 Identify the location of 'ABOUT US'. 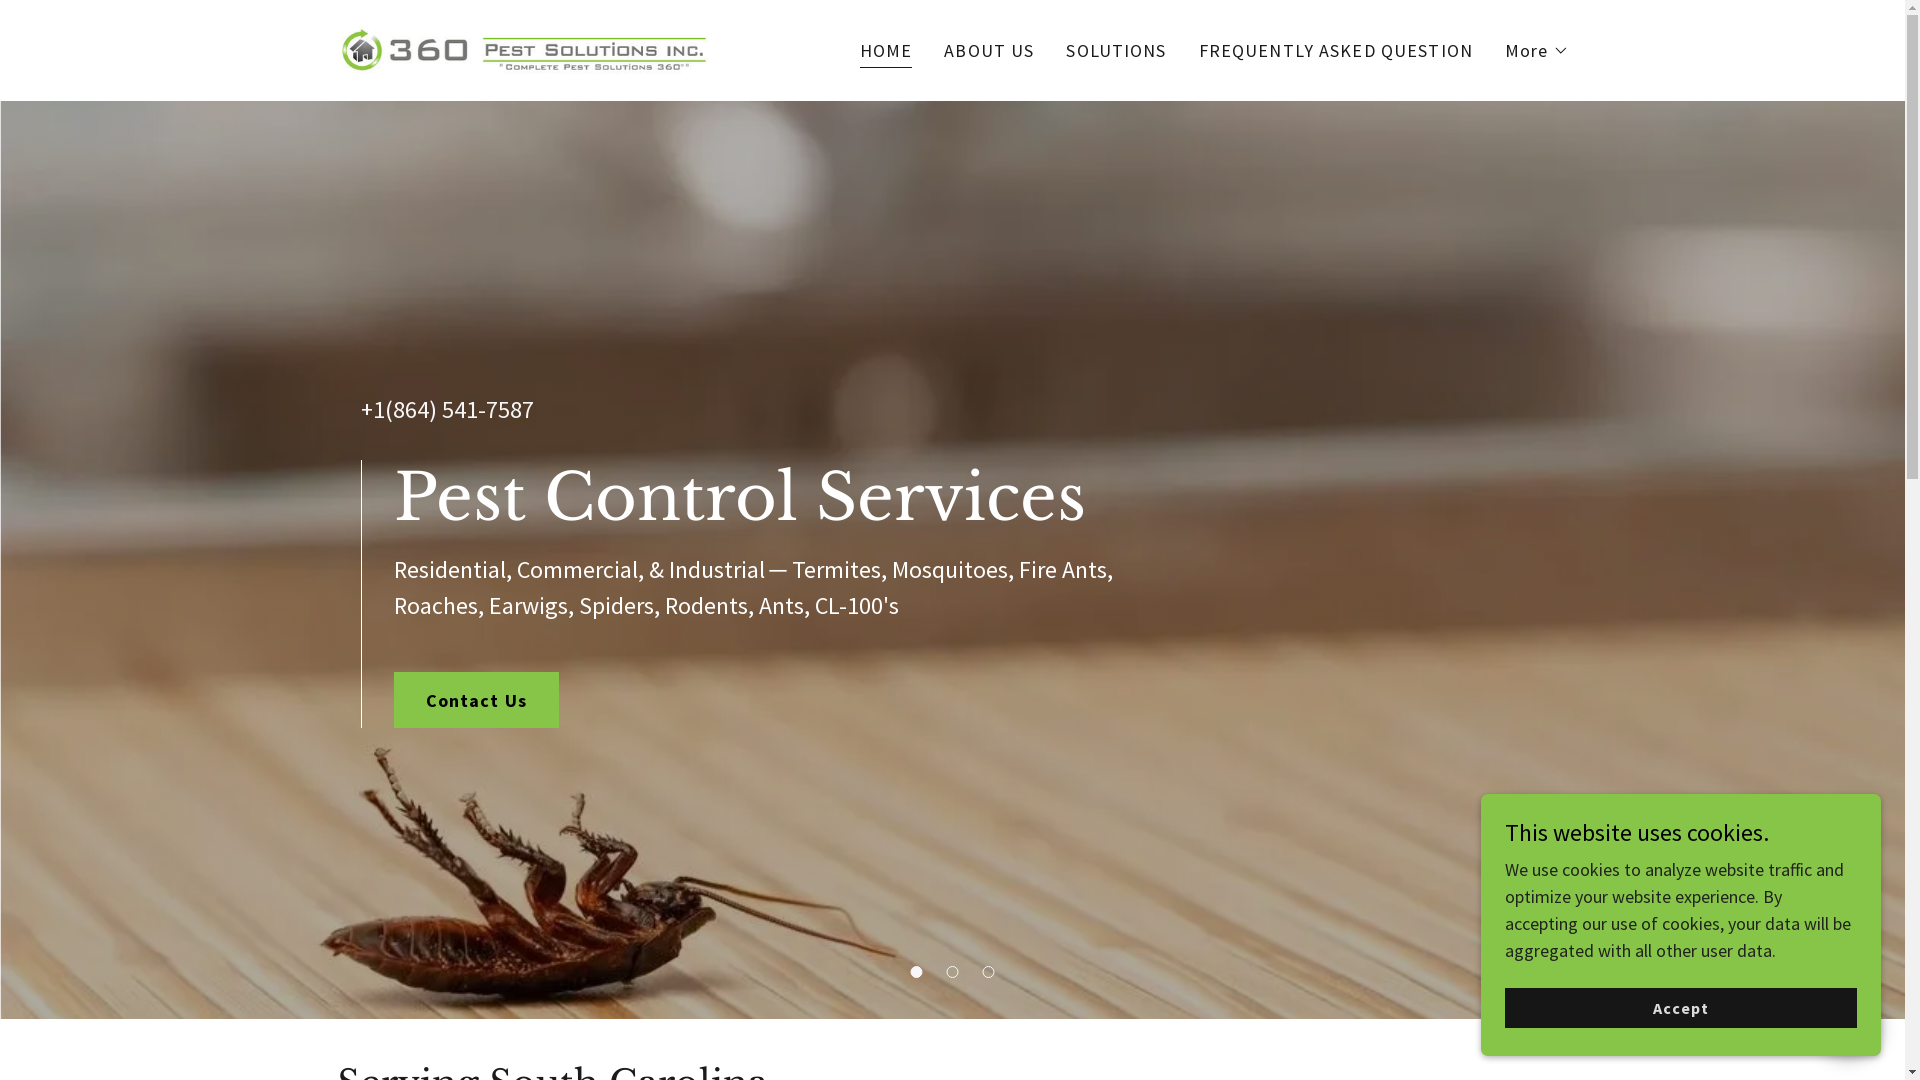
(988, 49).